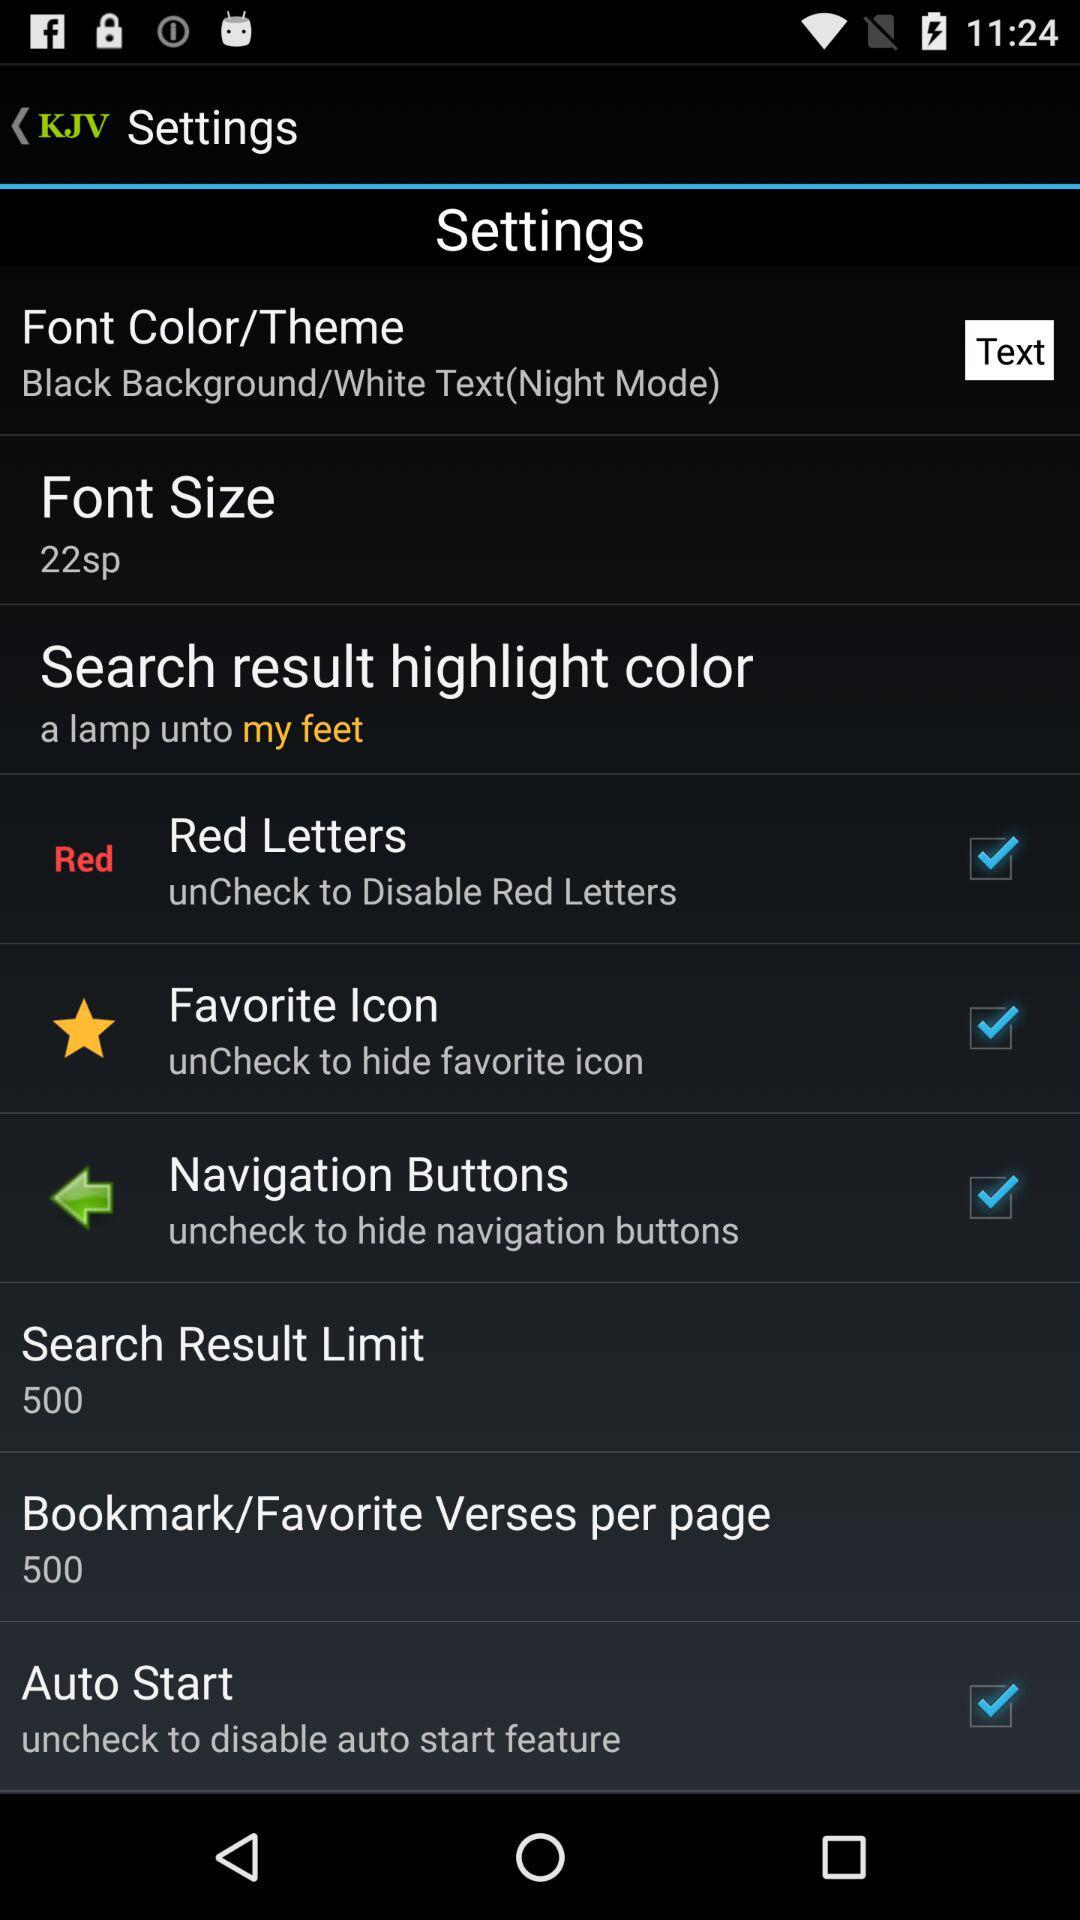 This screenshot has height=1920, width=1080. Describe the element at coordinates (156, 494) in the screenshot. I see `icon below the black background white` at that location.